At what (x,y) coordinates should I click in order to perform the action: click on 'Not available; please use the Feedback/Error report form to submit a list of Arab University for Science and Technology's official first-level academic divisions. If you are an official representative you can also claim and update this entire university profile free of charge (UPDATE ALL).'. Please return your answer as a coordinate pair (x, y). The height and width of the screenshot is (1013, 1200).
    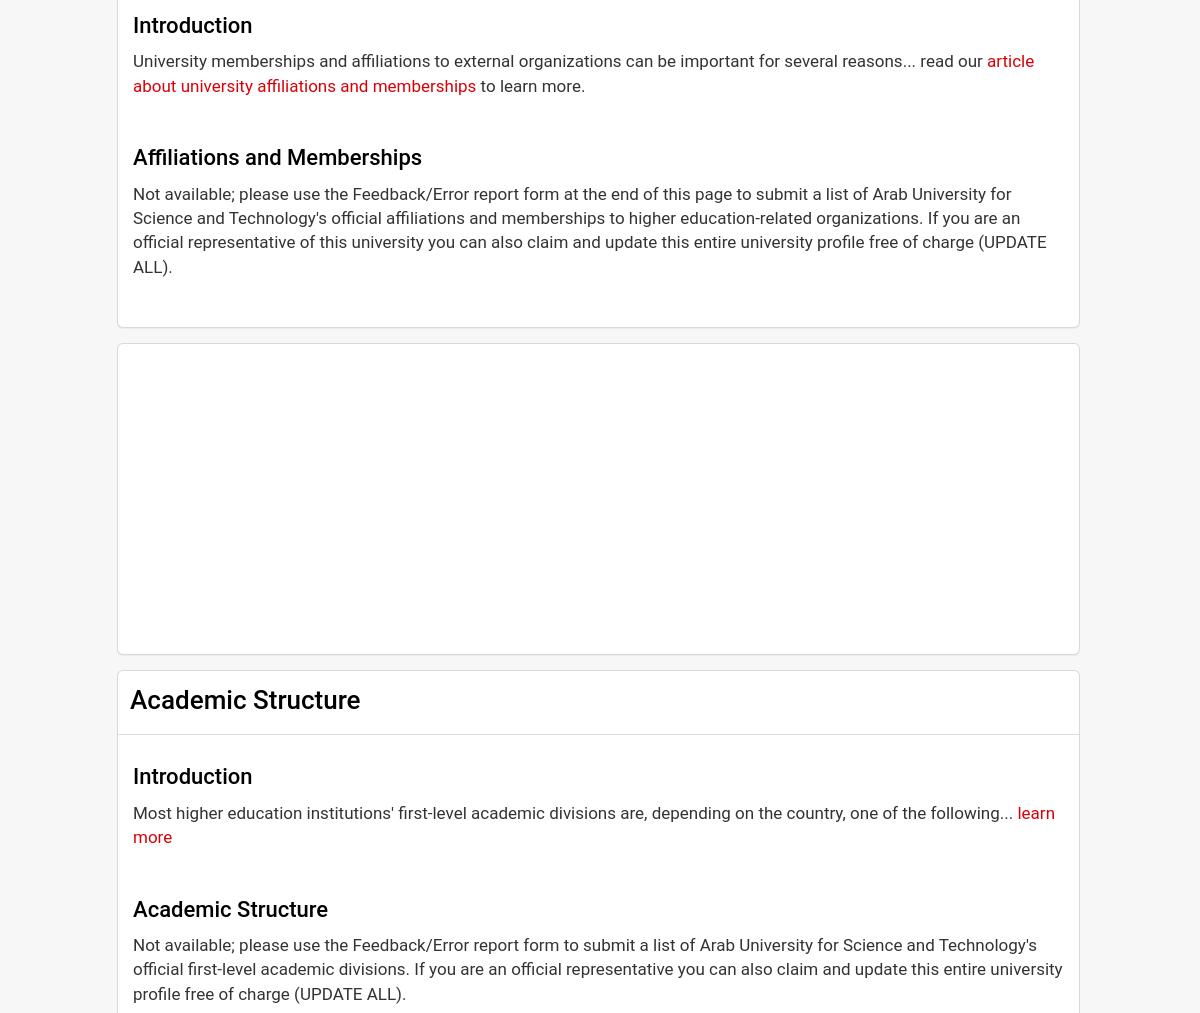
    Looking at the image, I should click on (596, 969).